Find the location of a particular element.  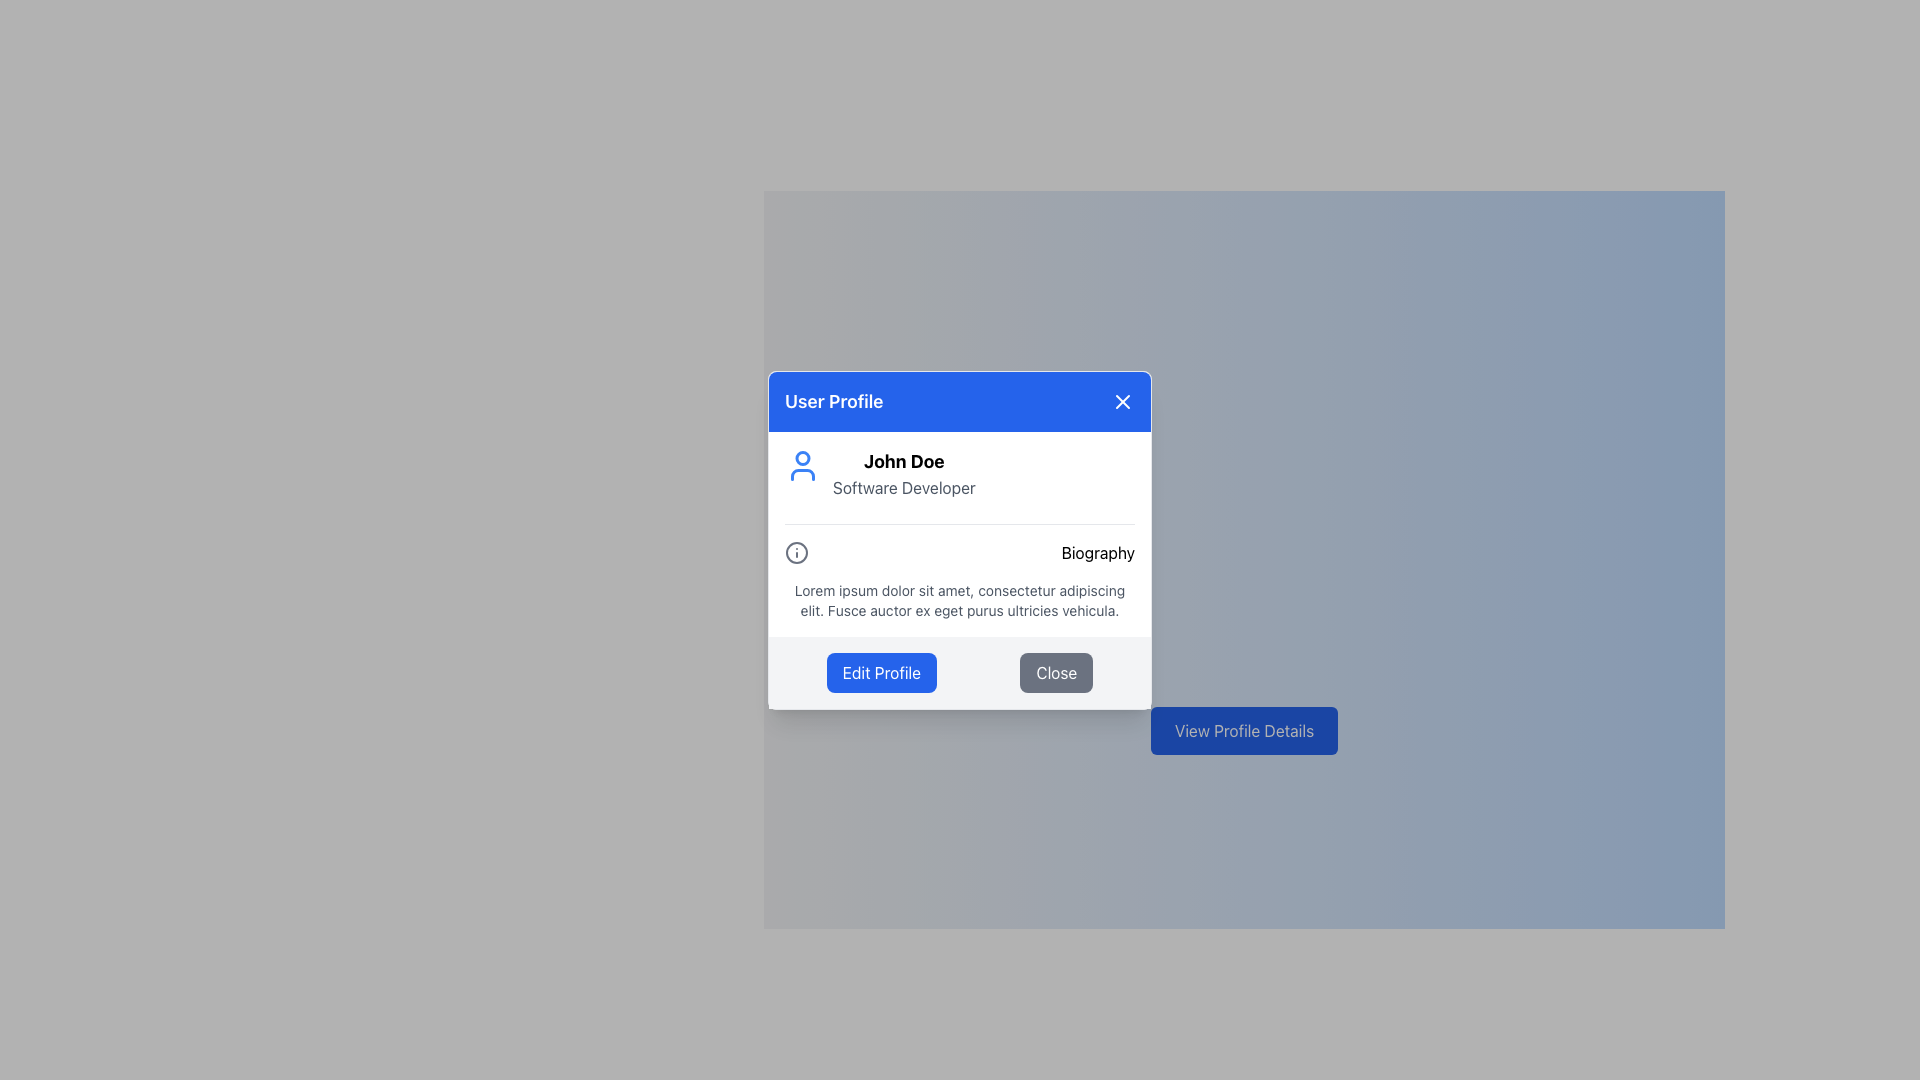

the text block displaying 'Lorem ipsum dolor sit amet, consectetur adipiscing elit. Fusce auctor ex eget purus ultricies vehicula.' located in the lower portion of the 'Biography' section of the user profile card is located at coordinates (960, 599).